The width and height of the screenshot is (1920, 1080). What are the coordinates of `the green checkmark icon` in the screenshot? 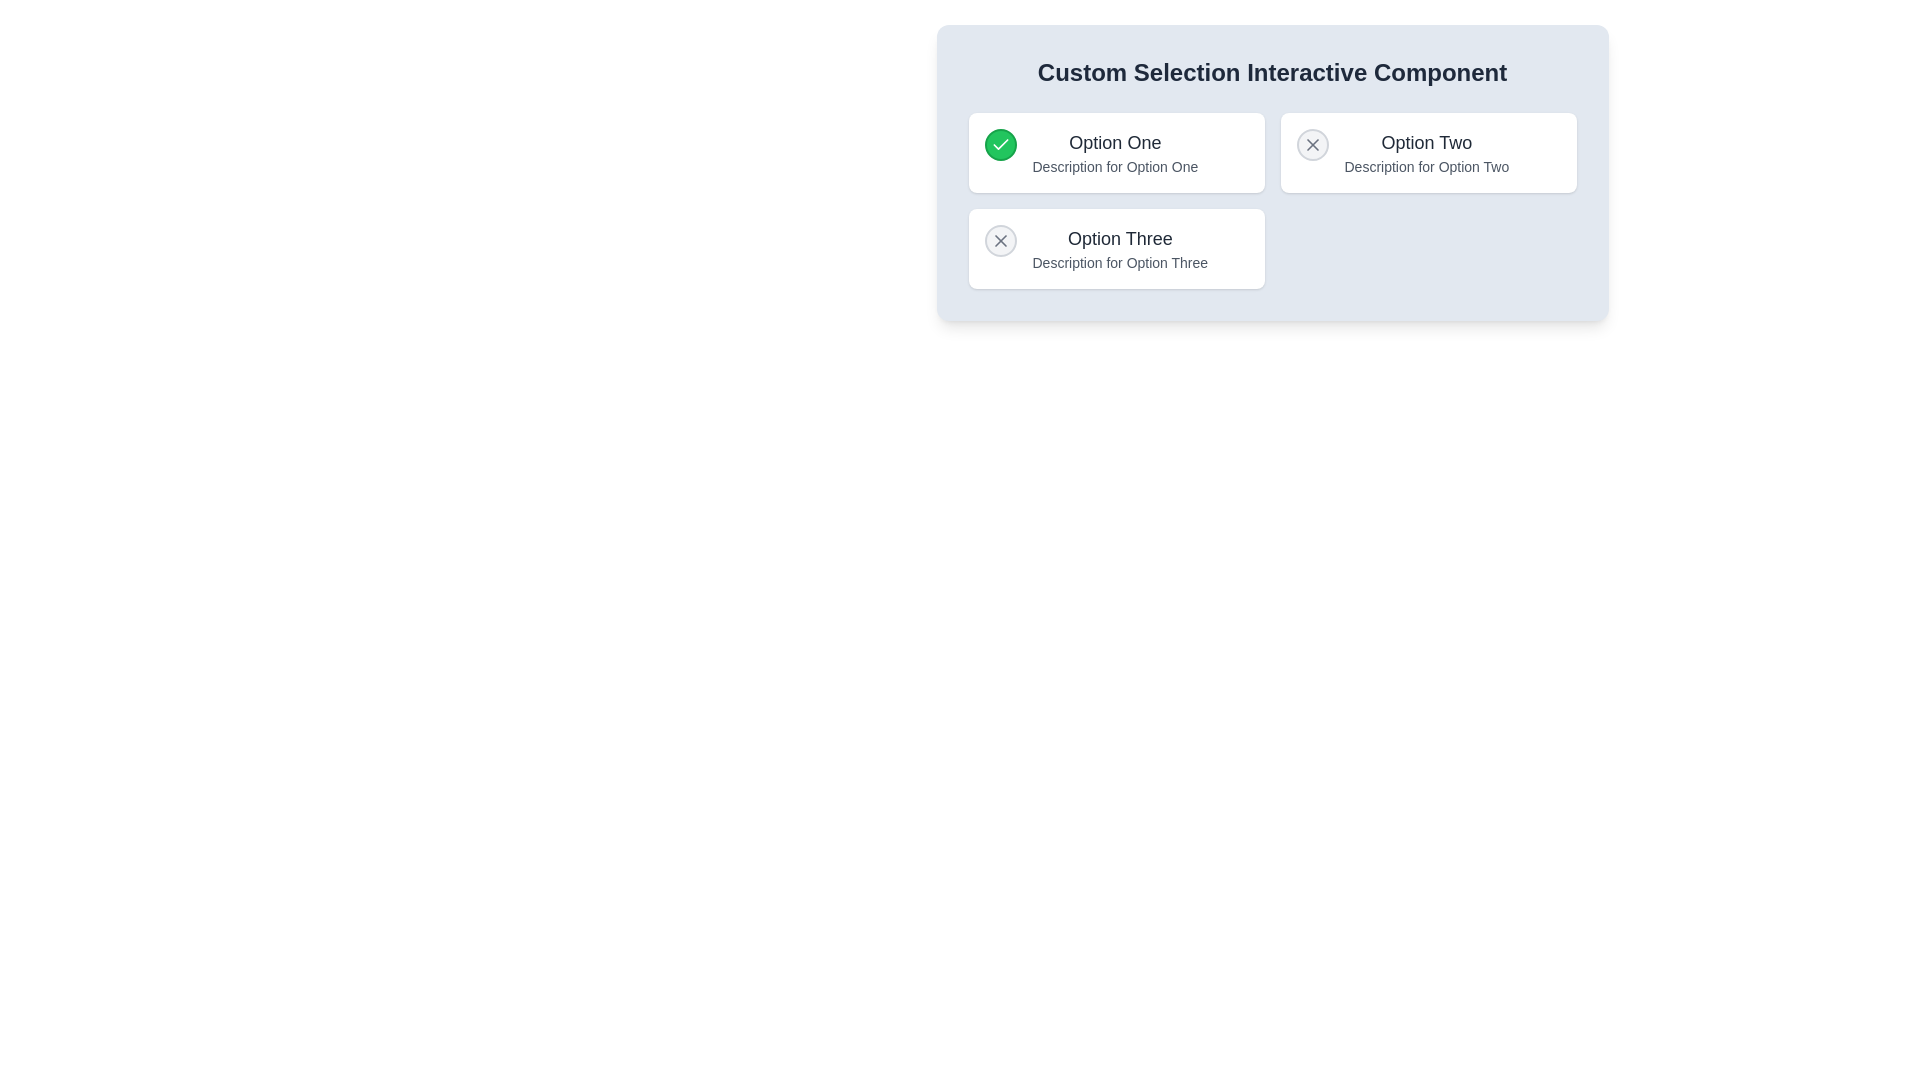 It's located at (1000, 144).